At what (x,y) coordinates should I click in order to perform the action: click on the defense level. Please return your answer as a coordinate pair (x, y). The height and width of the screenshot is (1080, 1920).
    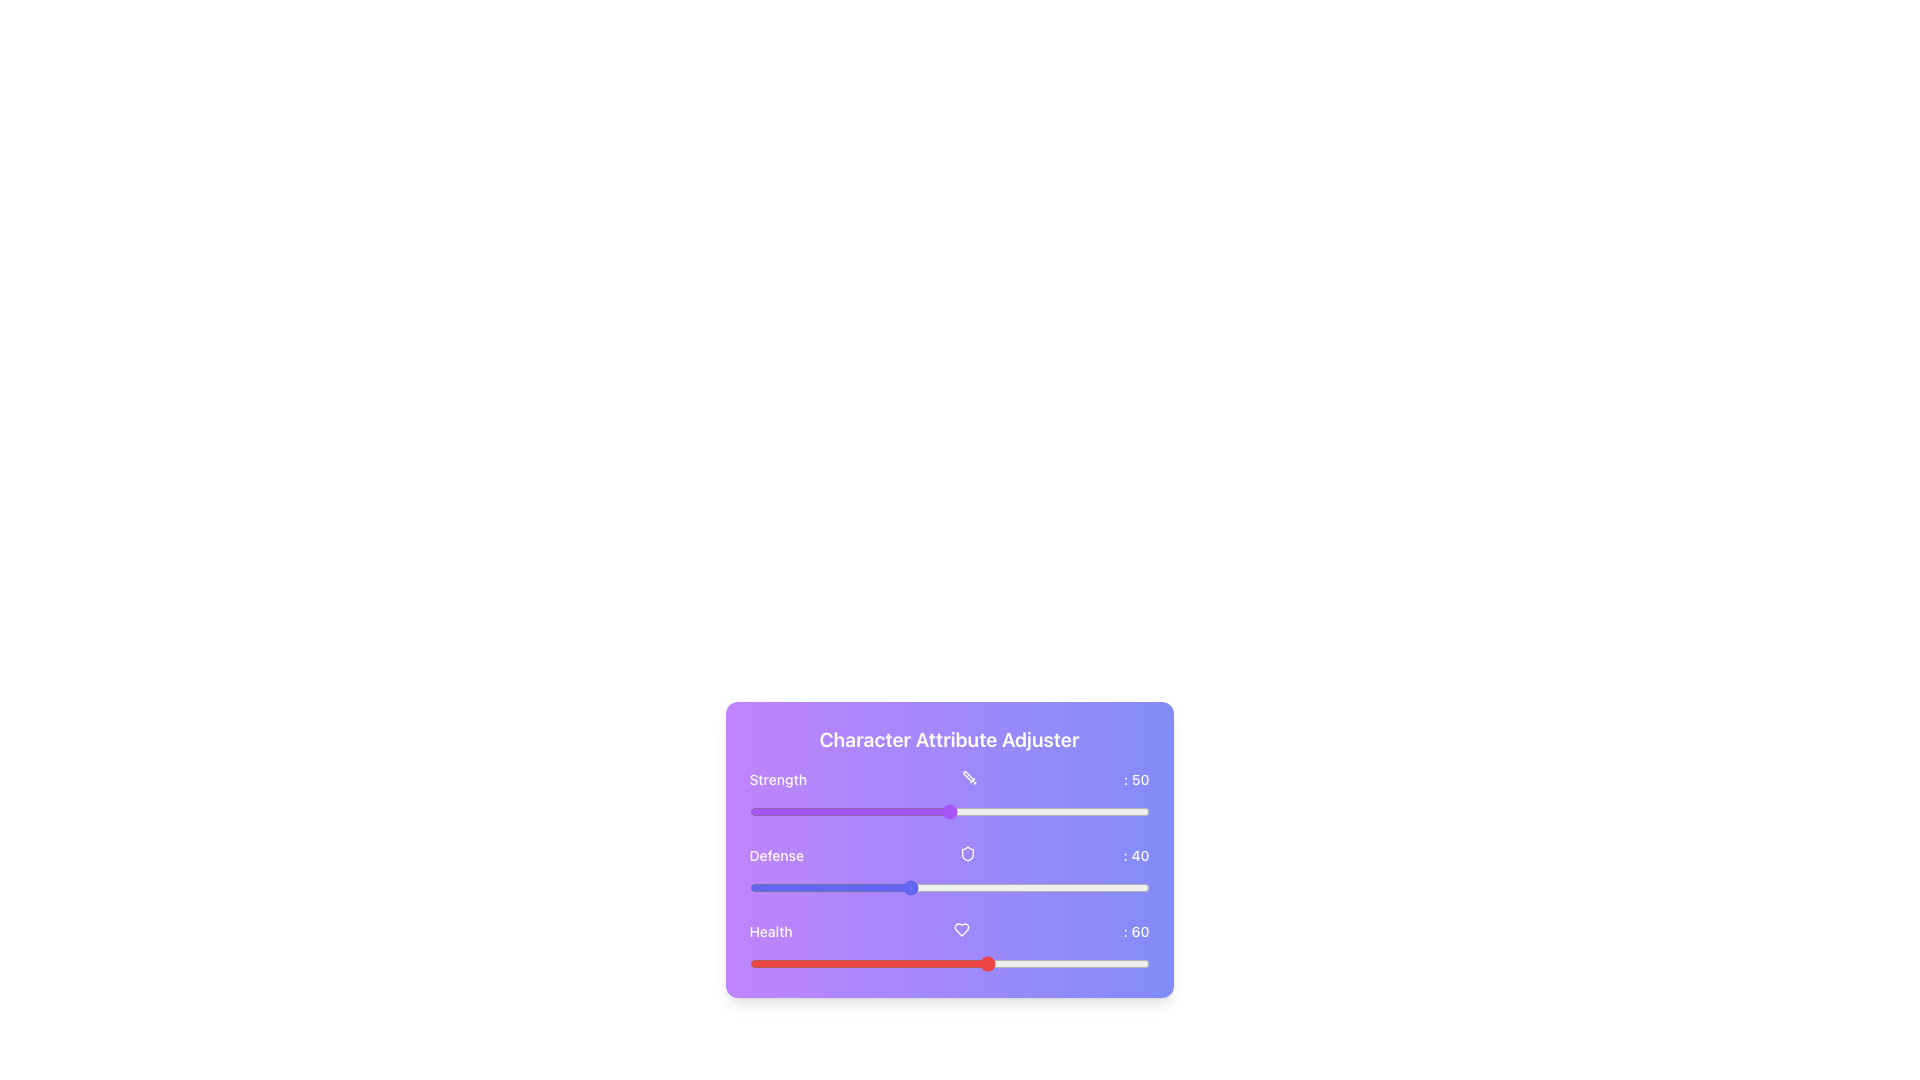
    Looking at the image, I should click on (956, 886).